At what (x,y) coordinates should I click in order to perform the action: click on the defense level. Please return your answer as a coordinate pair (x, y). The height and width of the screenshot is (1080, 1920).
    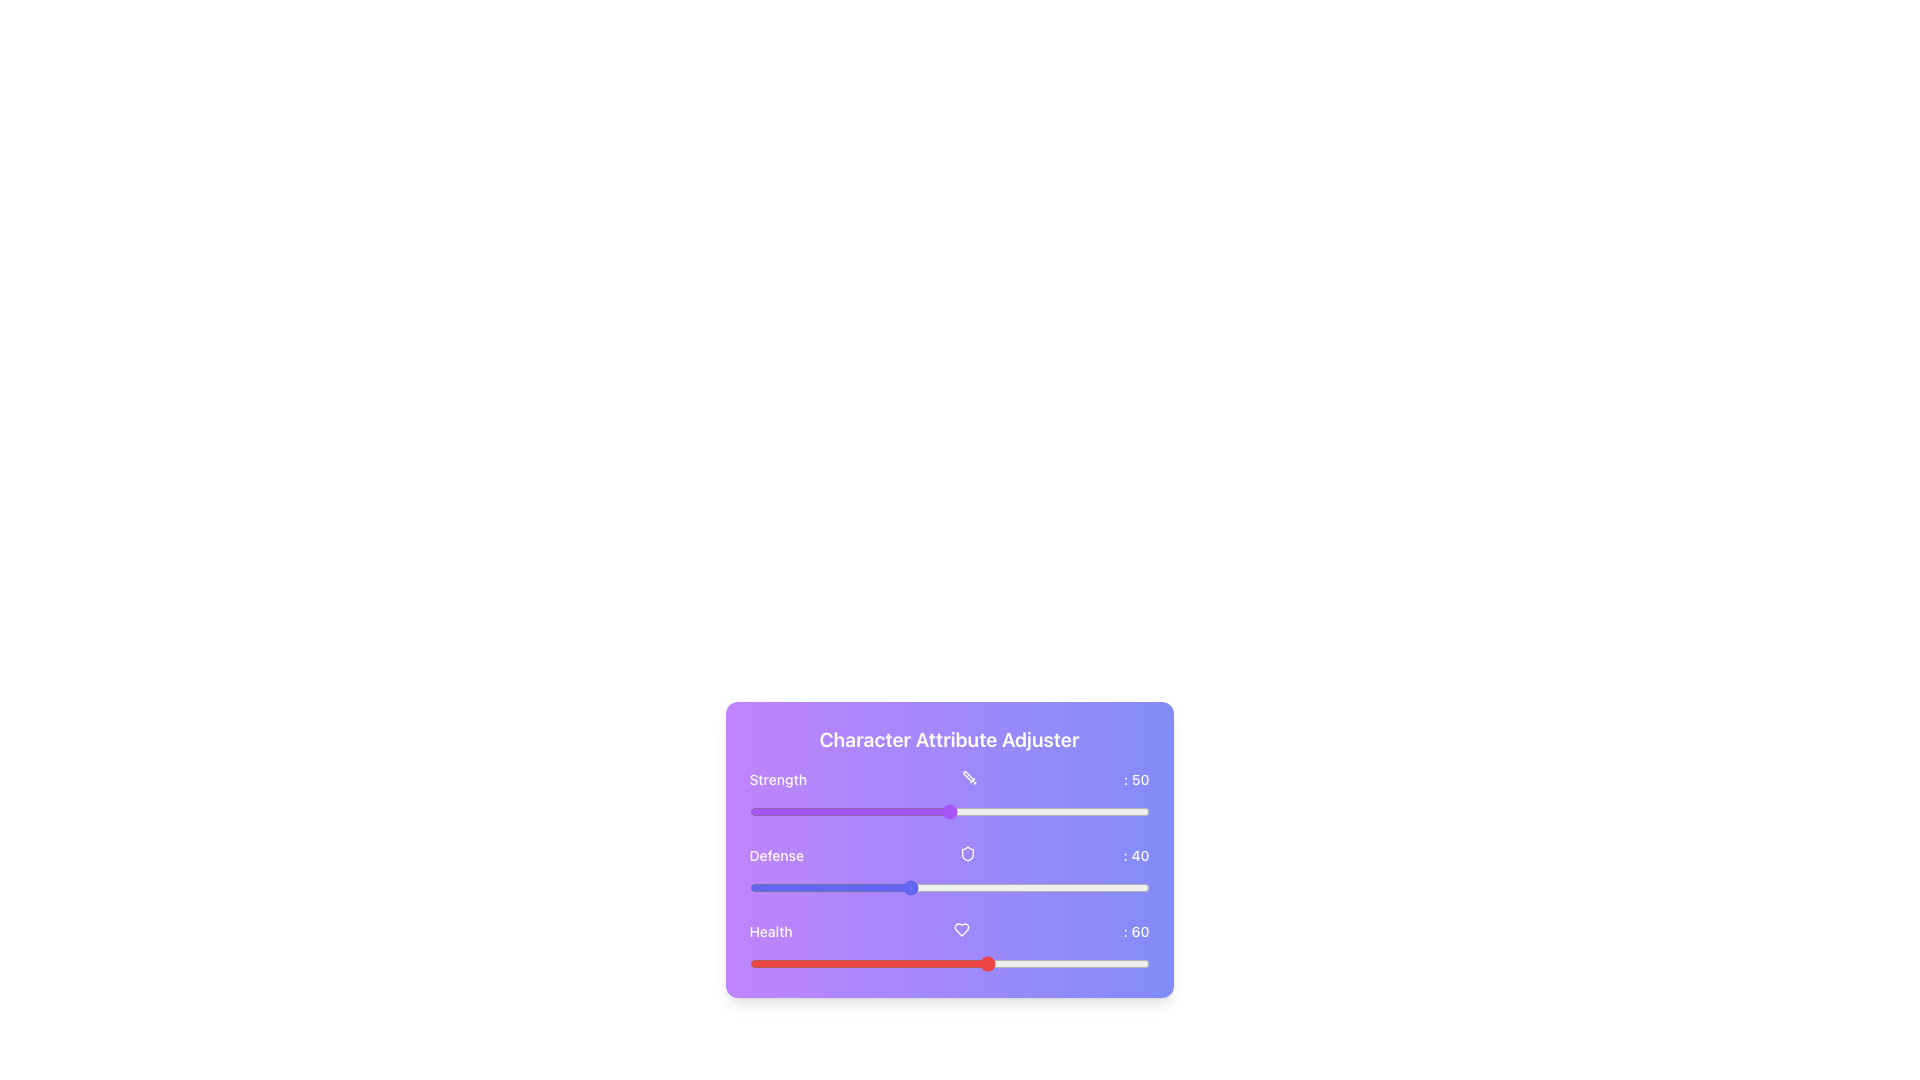
    Looking at the image, I should click on (956, 886).